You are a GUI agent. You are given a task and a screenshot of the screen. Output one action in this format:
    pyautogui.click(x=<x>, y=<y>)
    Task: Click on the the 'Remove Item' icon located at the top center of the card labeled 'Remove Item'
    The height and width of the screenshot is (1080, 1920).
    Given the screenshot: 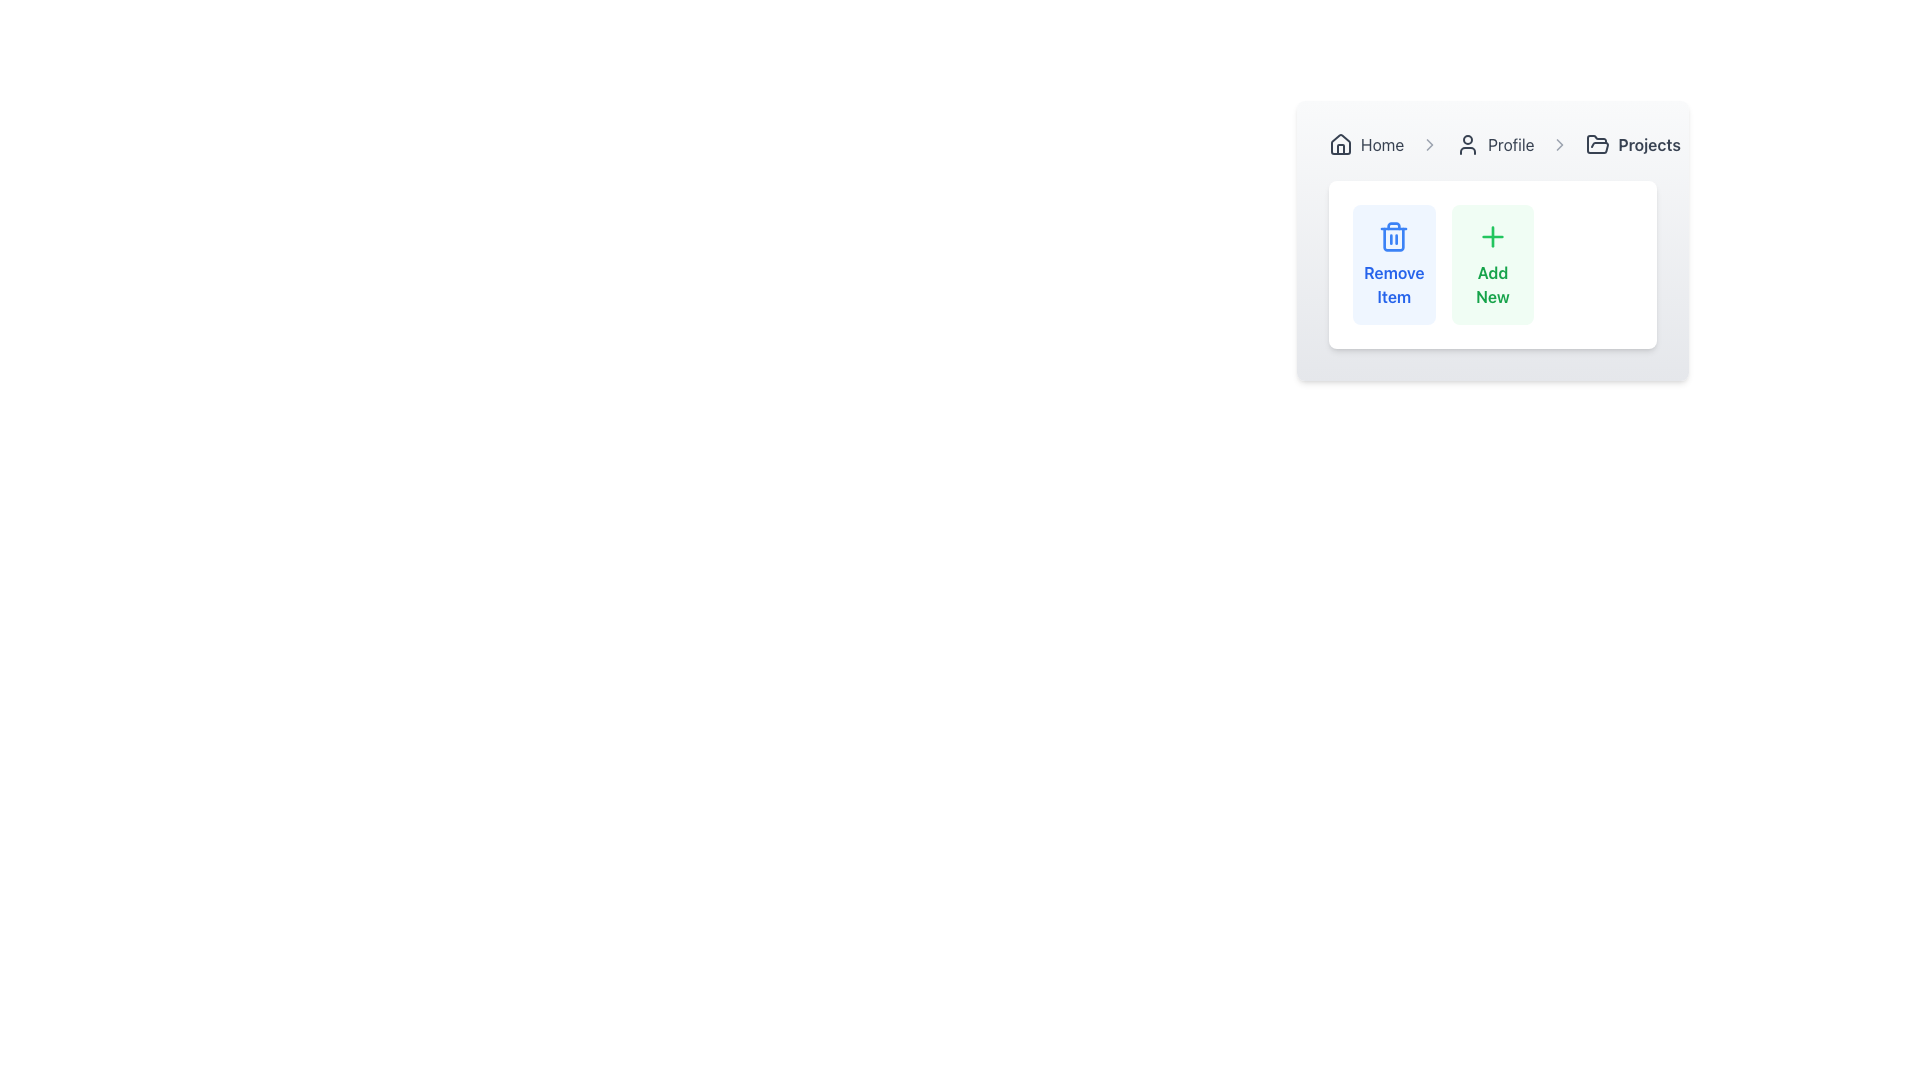 What is the action you would take?
    pyautogui.click(x=1393, y=239)
    